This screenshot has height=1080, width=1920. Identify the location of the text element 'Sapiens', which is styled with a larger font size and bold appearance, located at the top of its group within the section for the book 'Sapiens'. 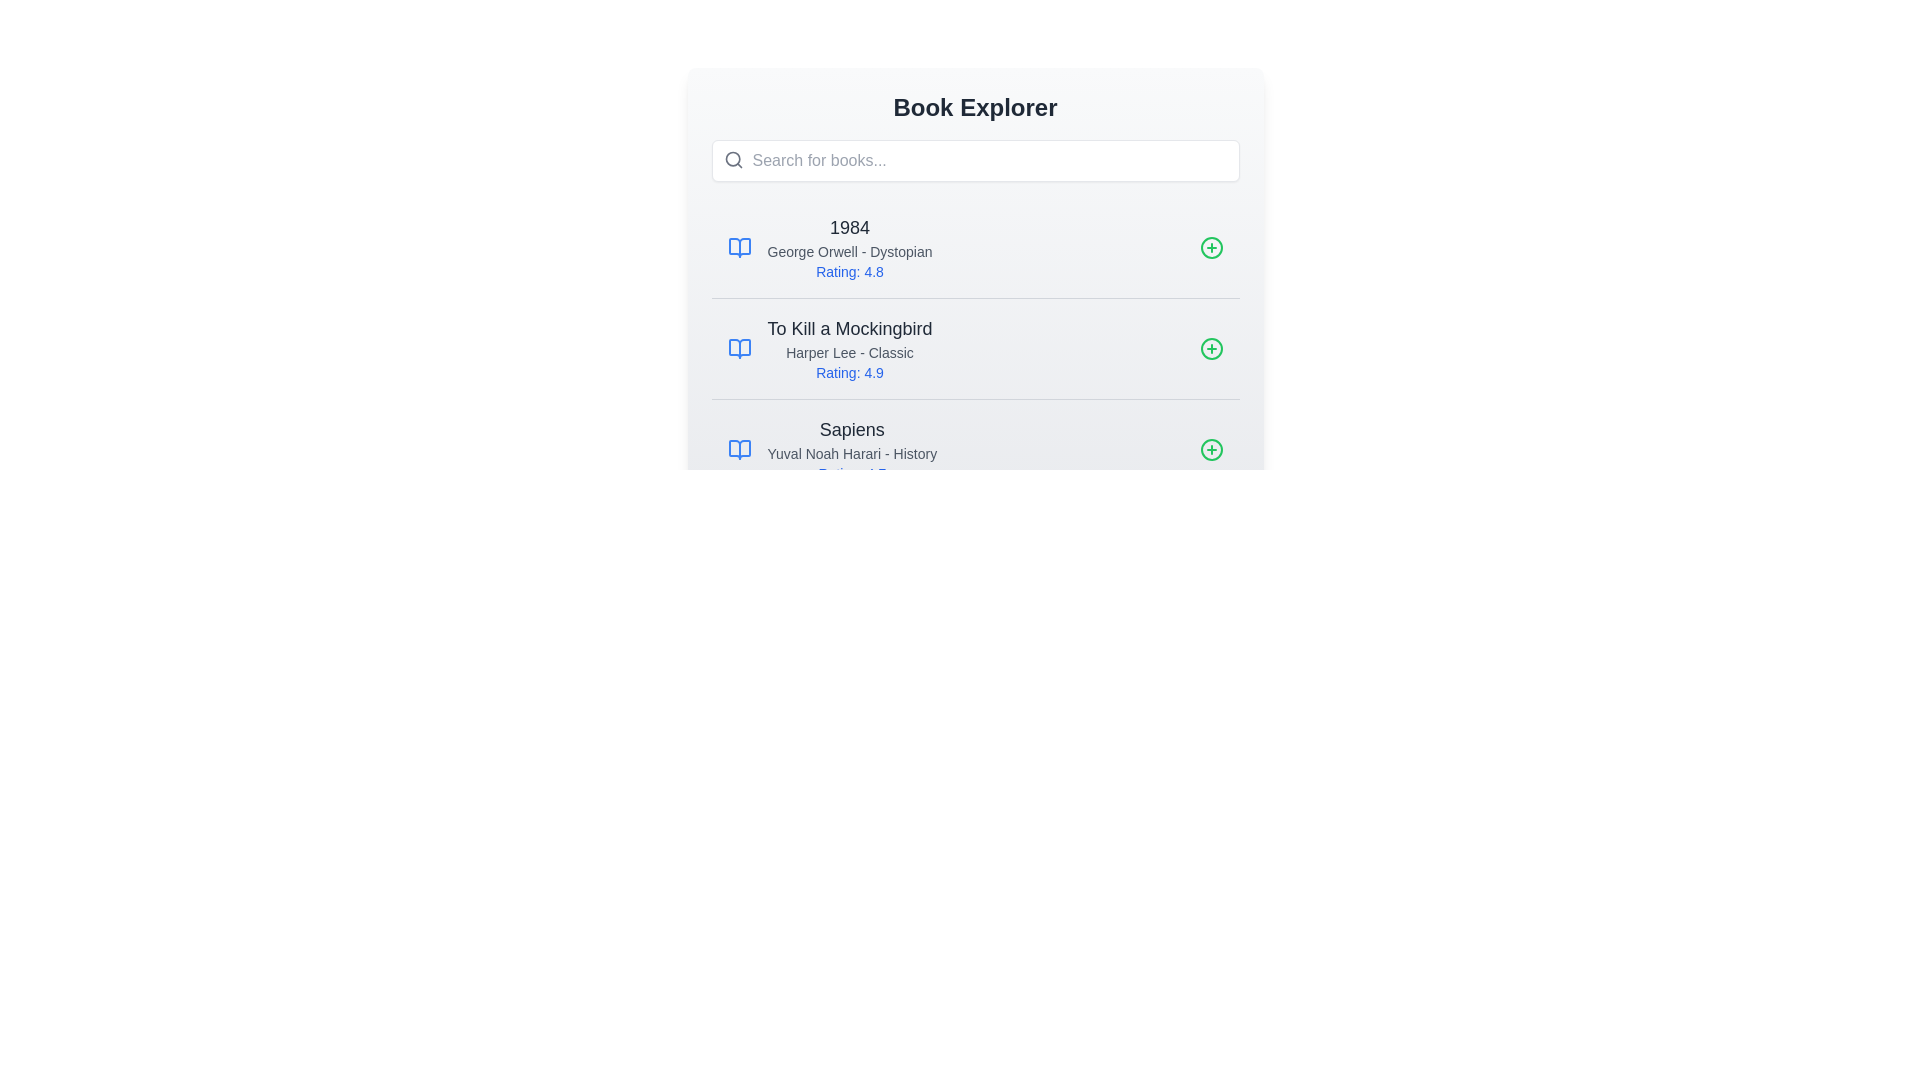
(852, 428).